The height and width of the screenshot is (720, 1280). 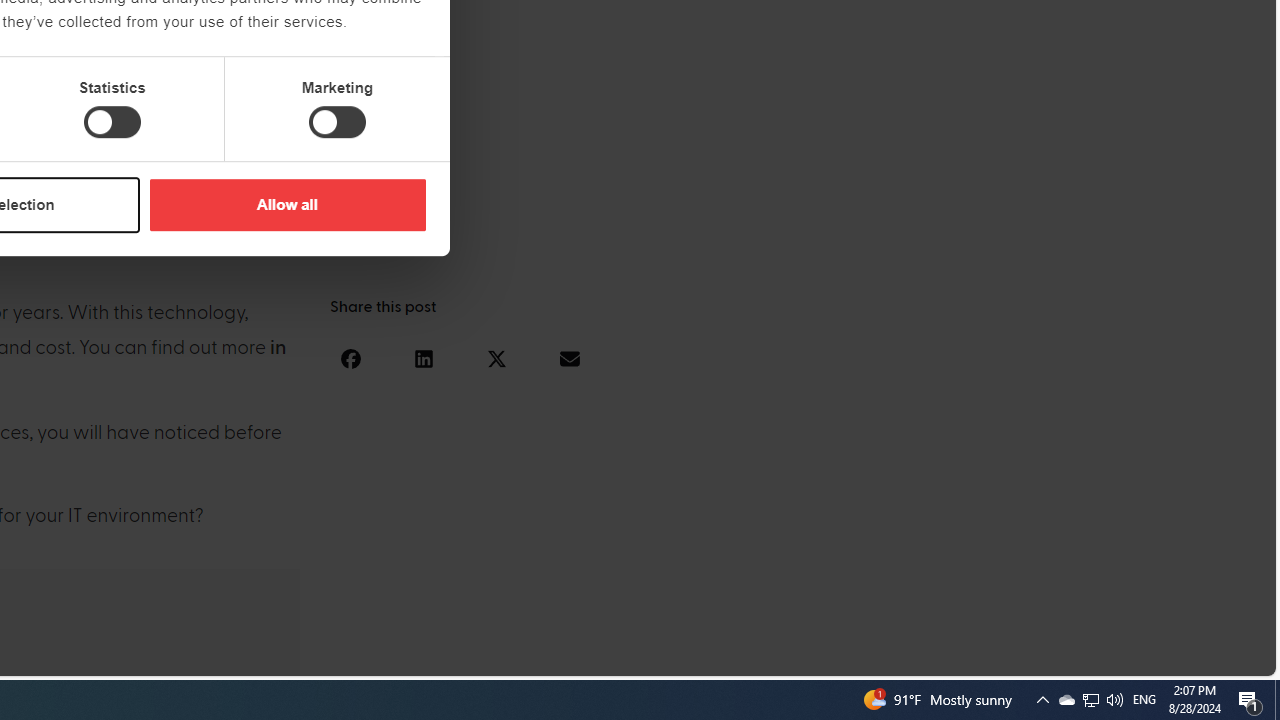 What do you see at coordinates (350, 357) in the screenshot?
I see `'Share on facebook'` at bounding box center [350, 357].